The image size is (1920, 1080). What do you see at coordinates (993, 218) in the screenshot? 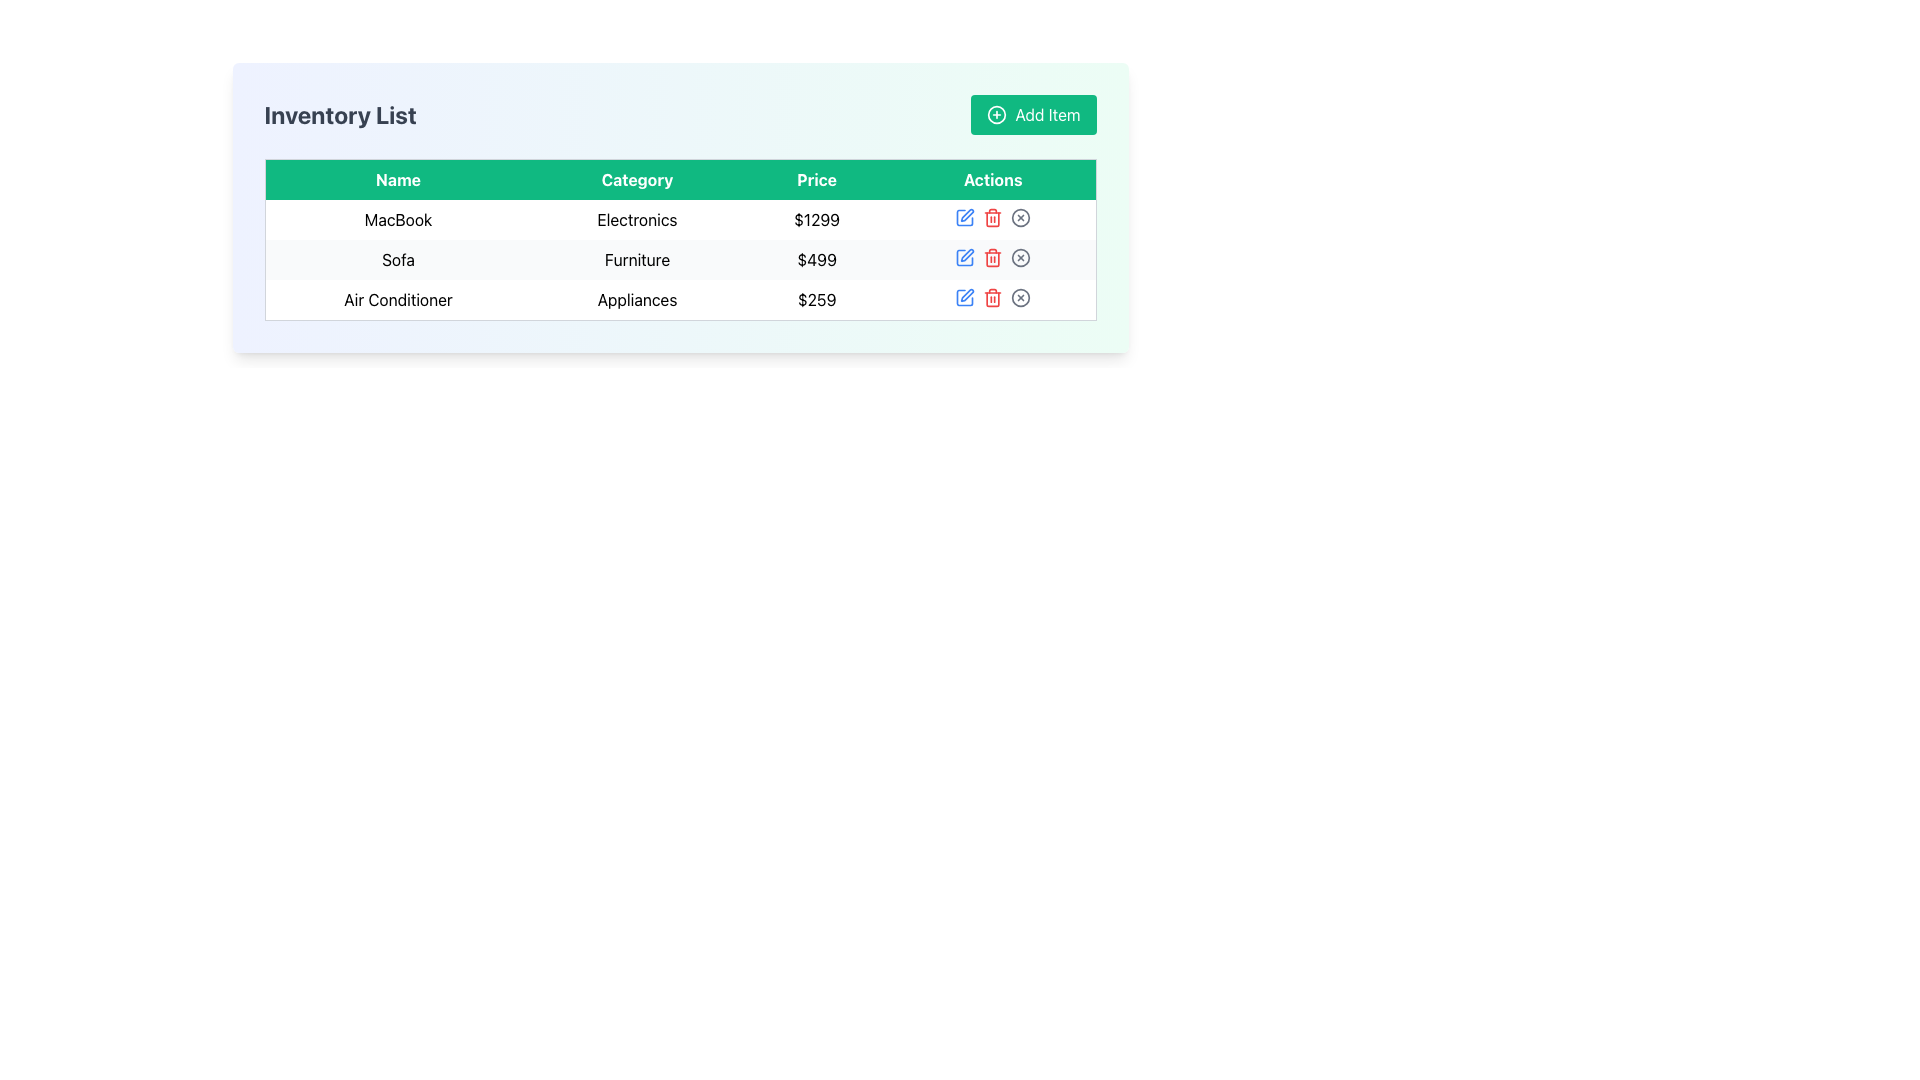
I see `the red trash can icon in the 'Actions' column of the 'Inventory List' table for the item 'MacBook' under the 'Electronics' category` at bounding box center [993, 218].